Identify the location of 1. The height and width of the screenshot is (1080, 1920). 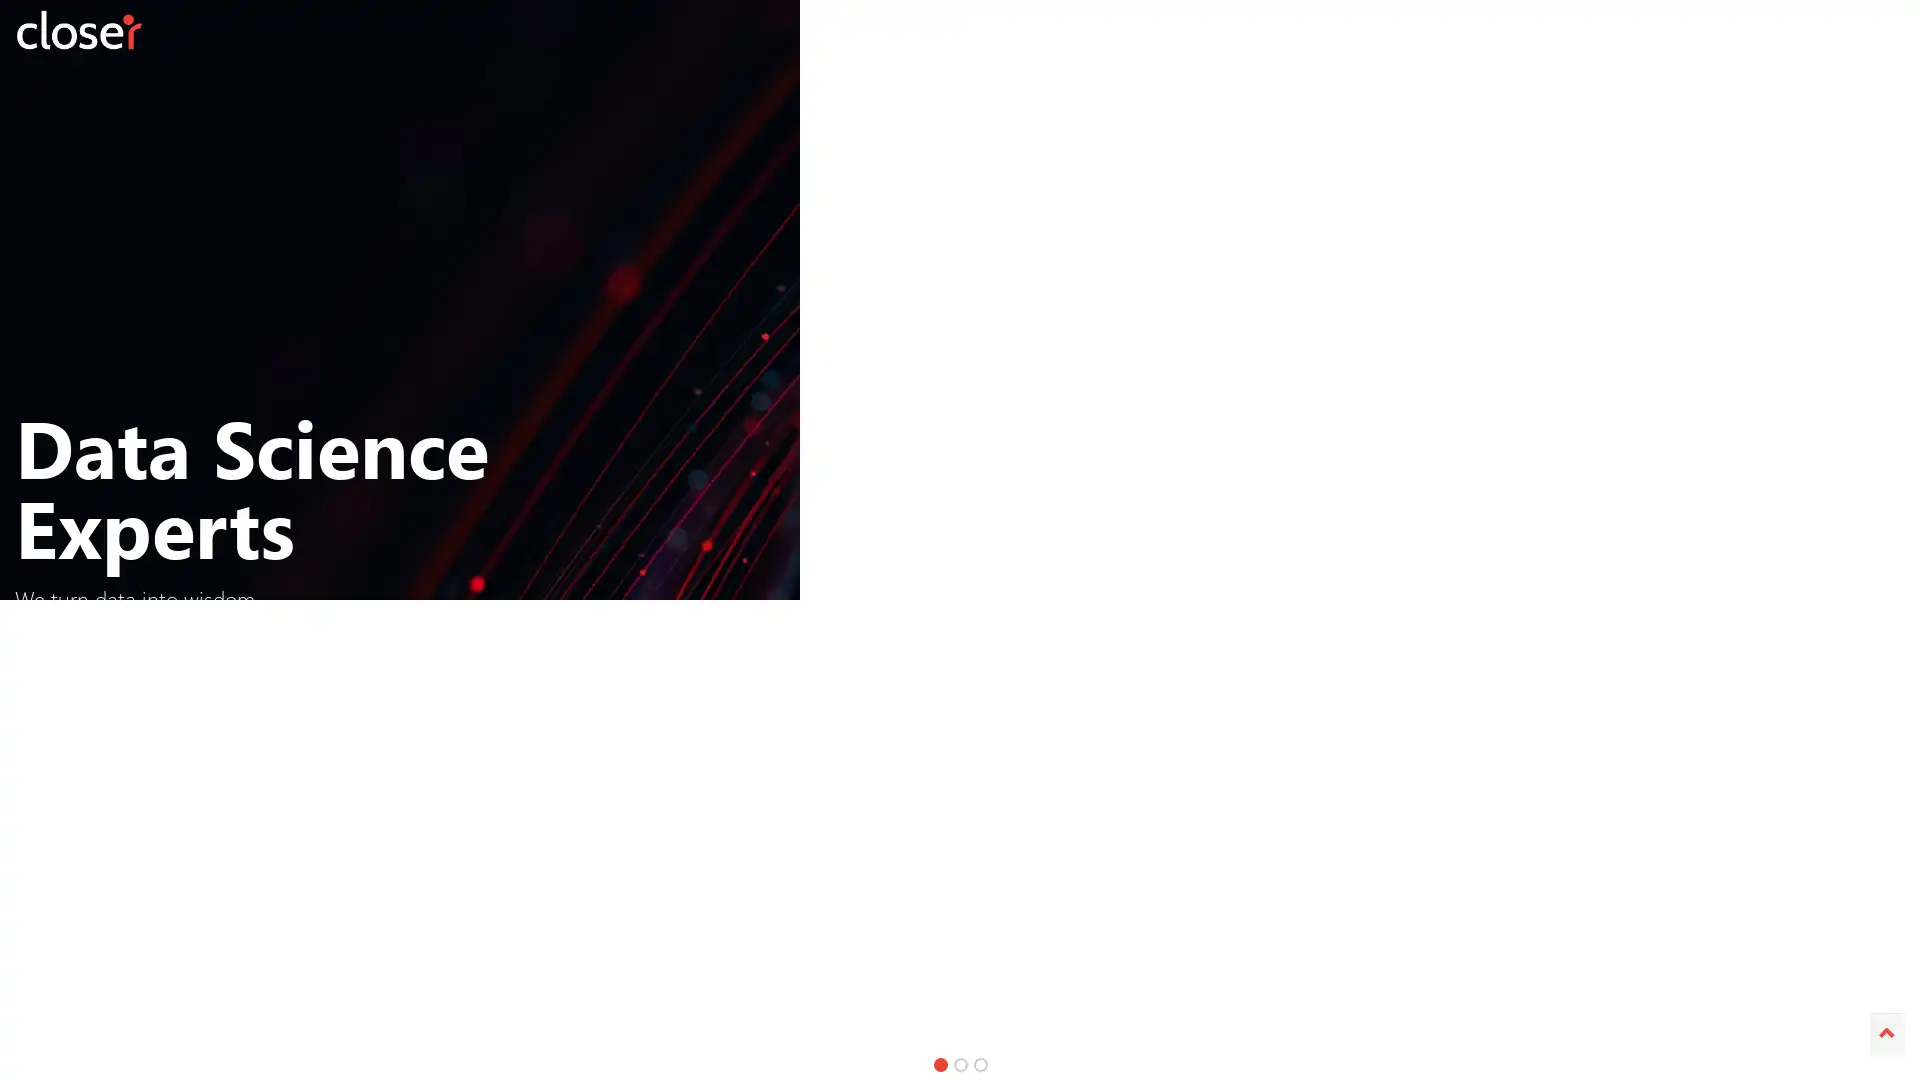
(939, 1063).